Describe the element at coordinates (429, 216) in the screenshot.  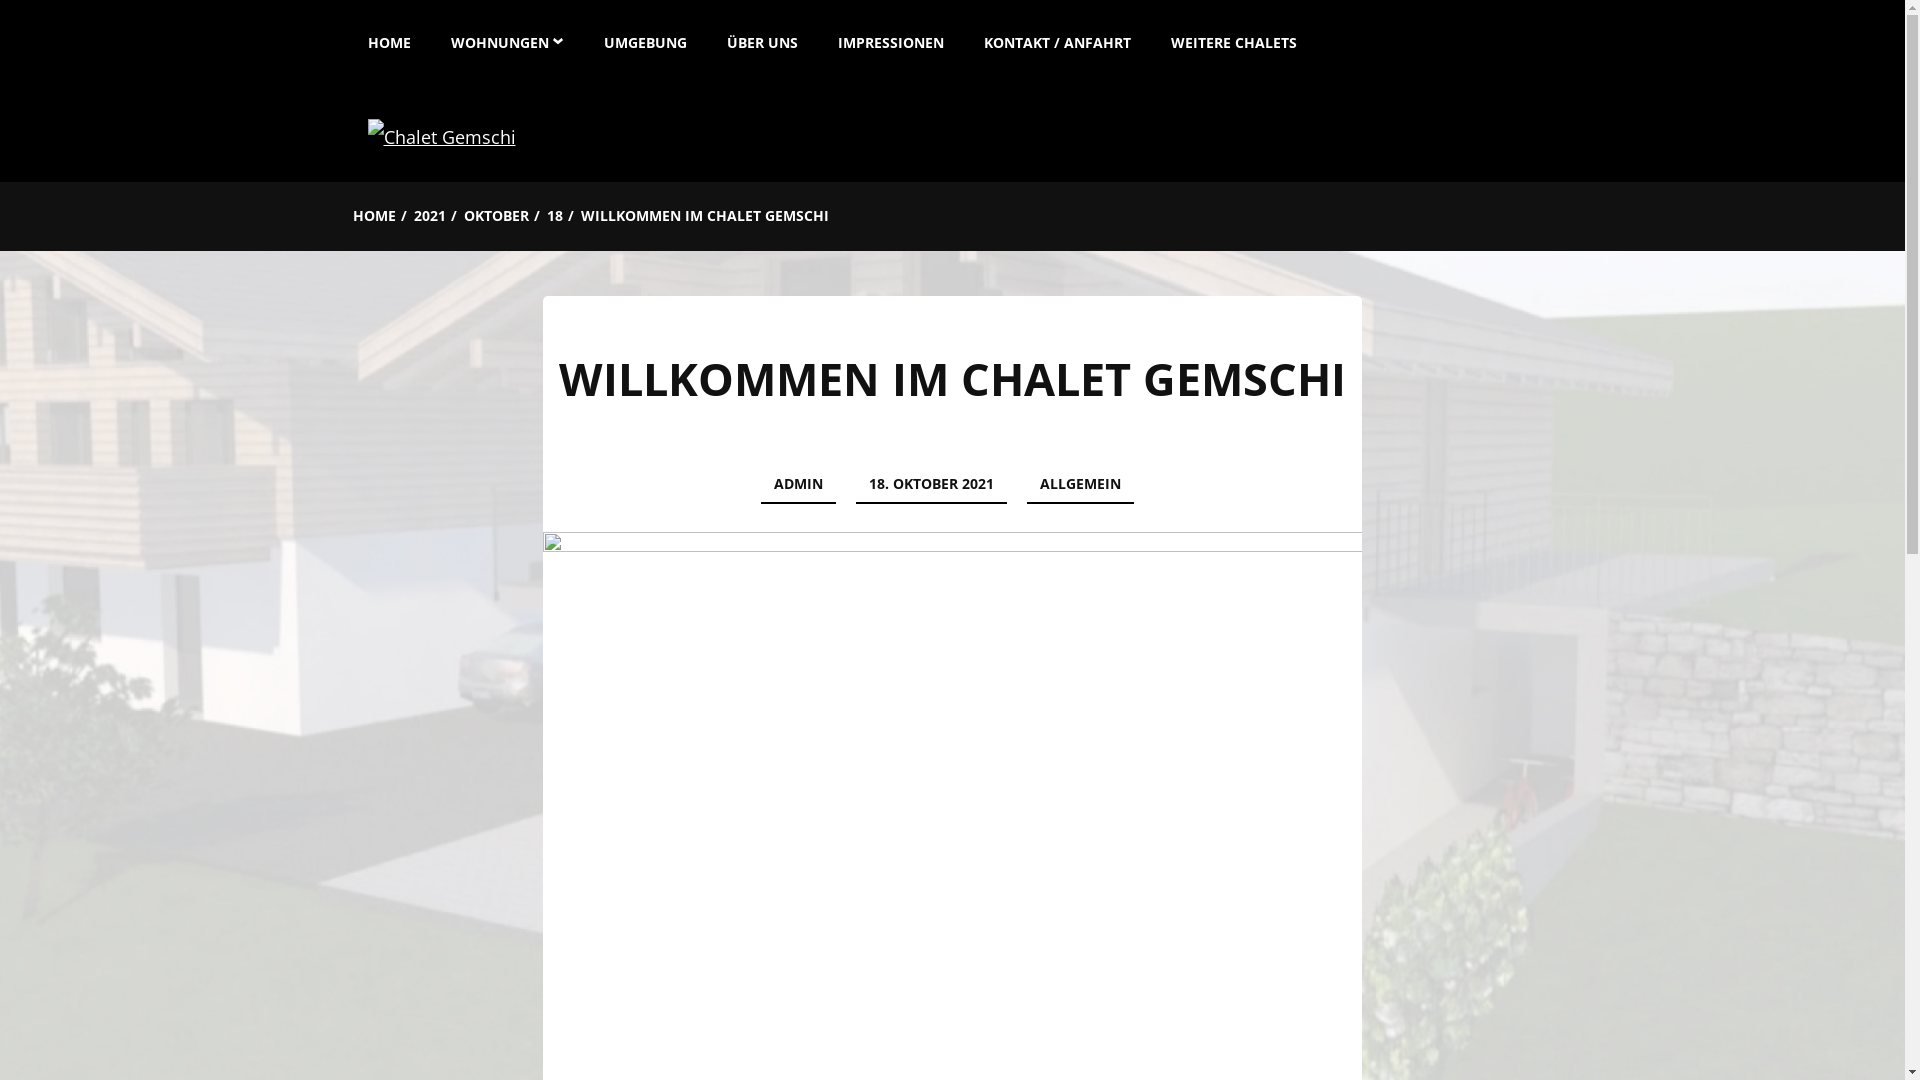
I see `'2021'` at that location.